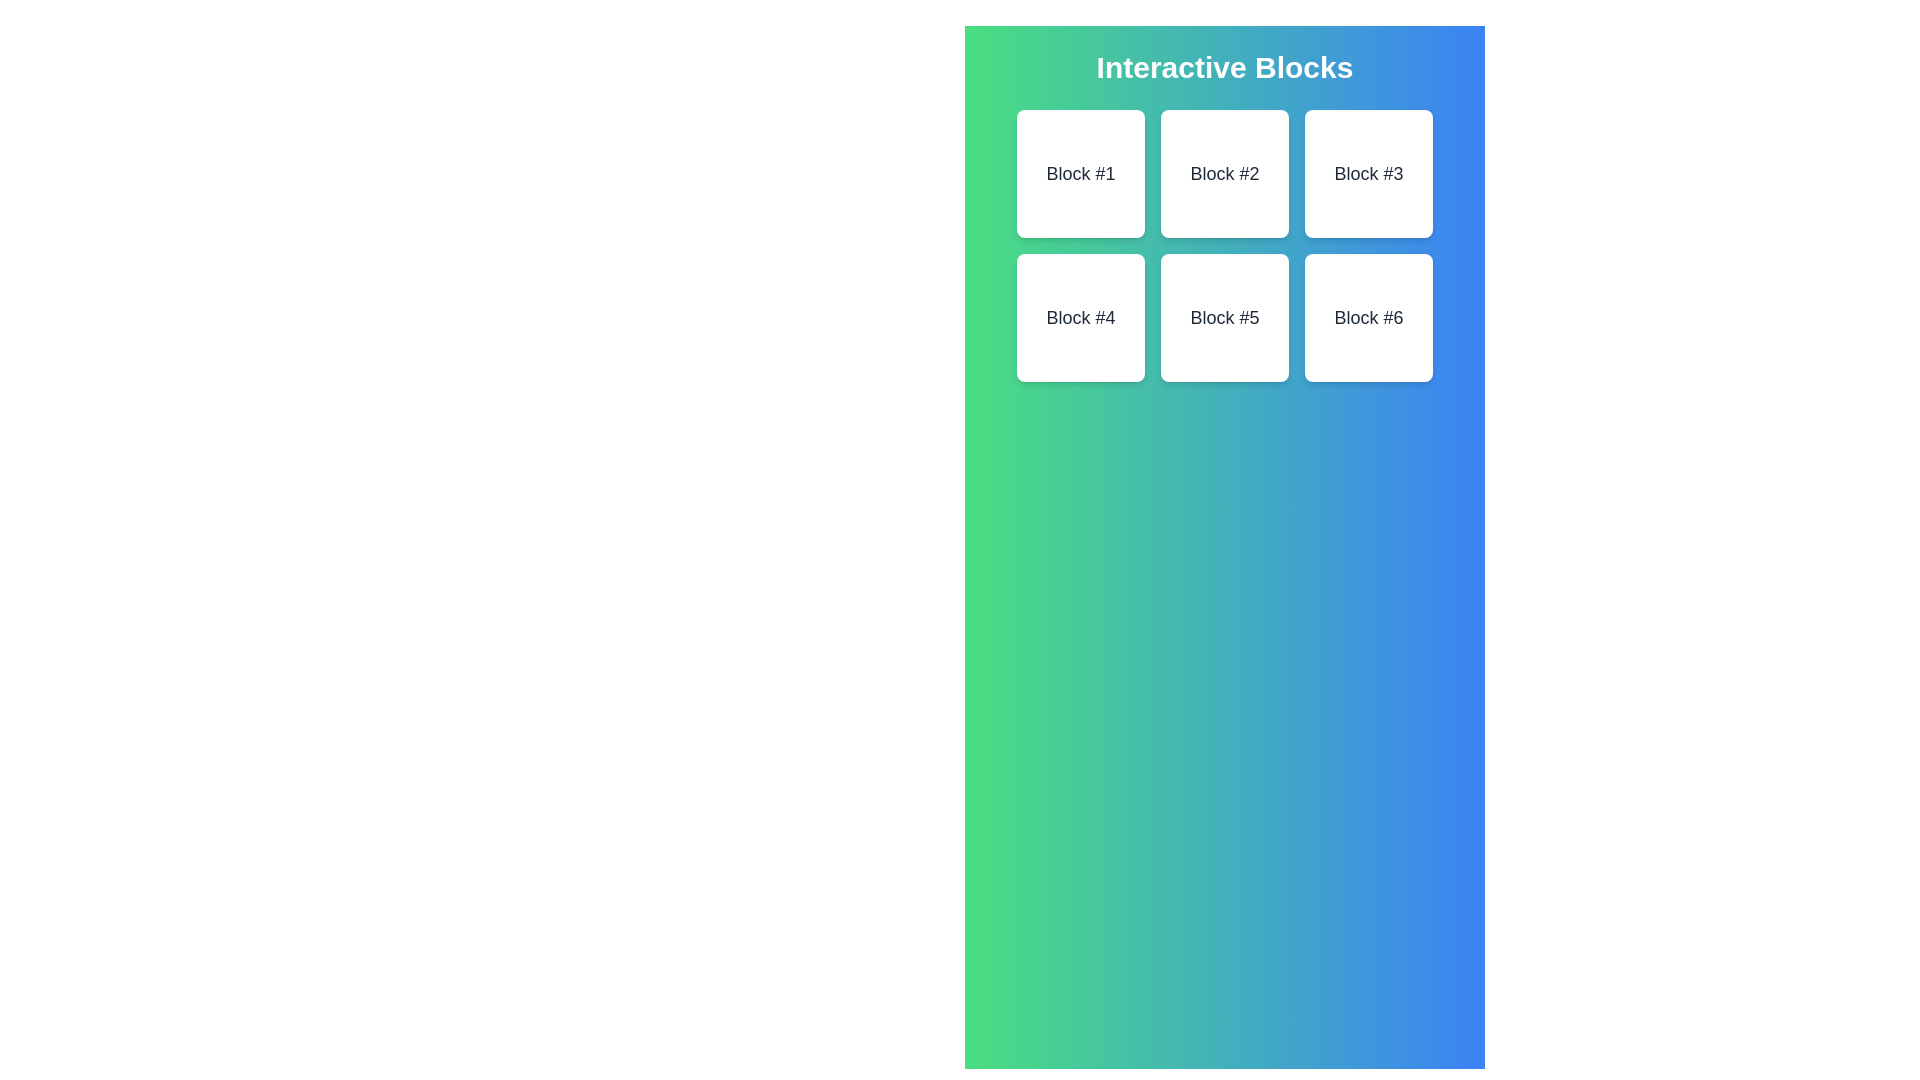 Image resolution: width=1920 pixels, height=1080 pixels. What do you see at coordinates (1367, 172) in the screenshot?
I see `the Static content tile labeled 'Block #3', which is a white square tile with rounded corners, featuring bold text and a shadow effect` at bounding box center [1367, 172].